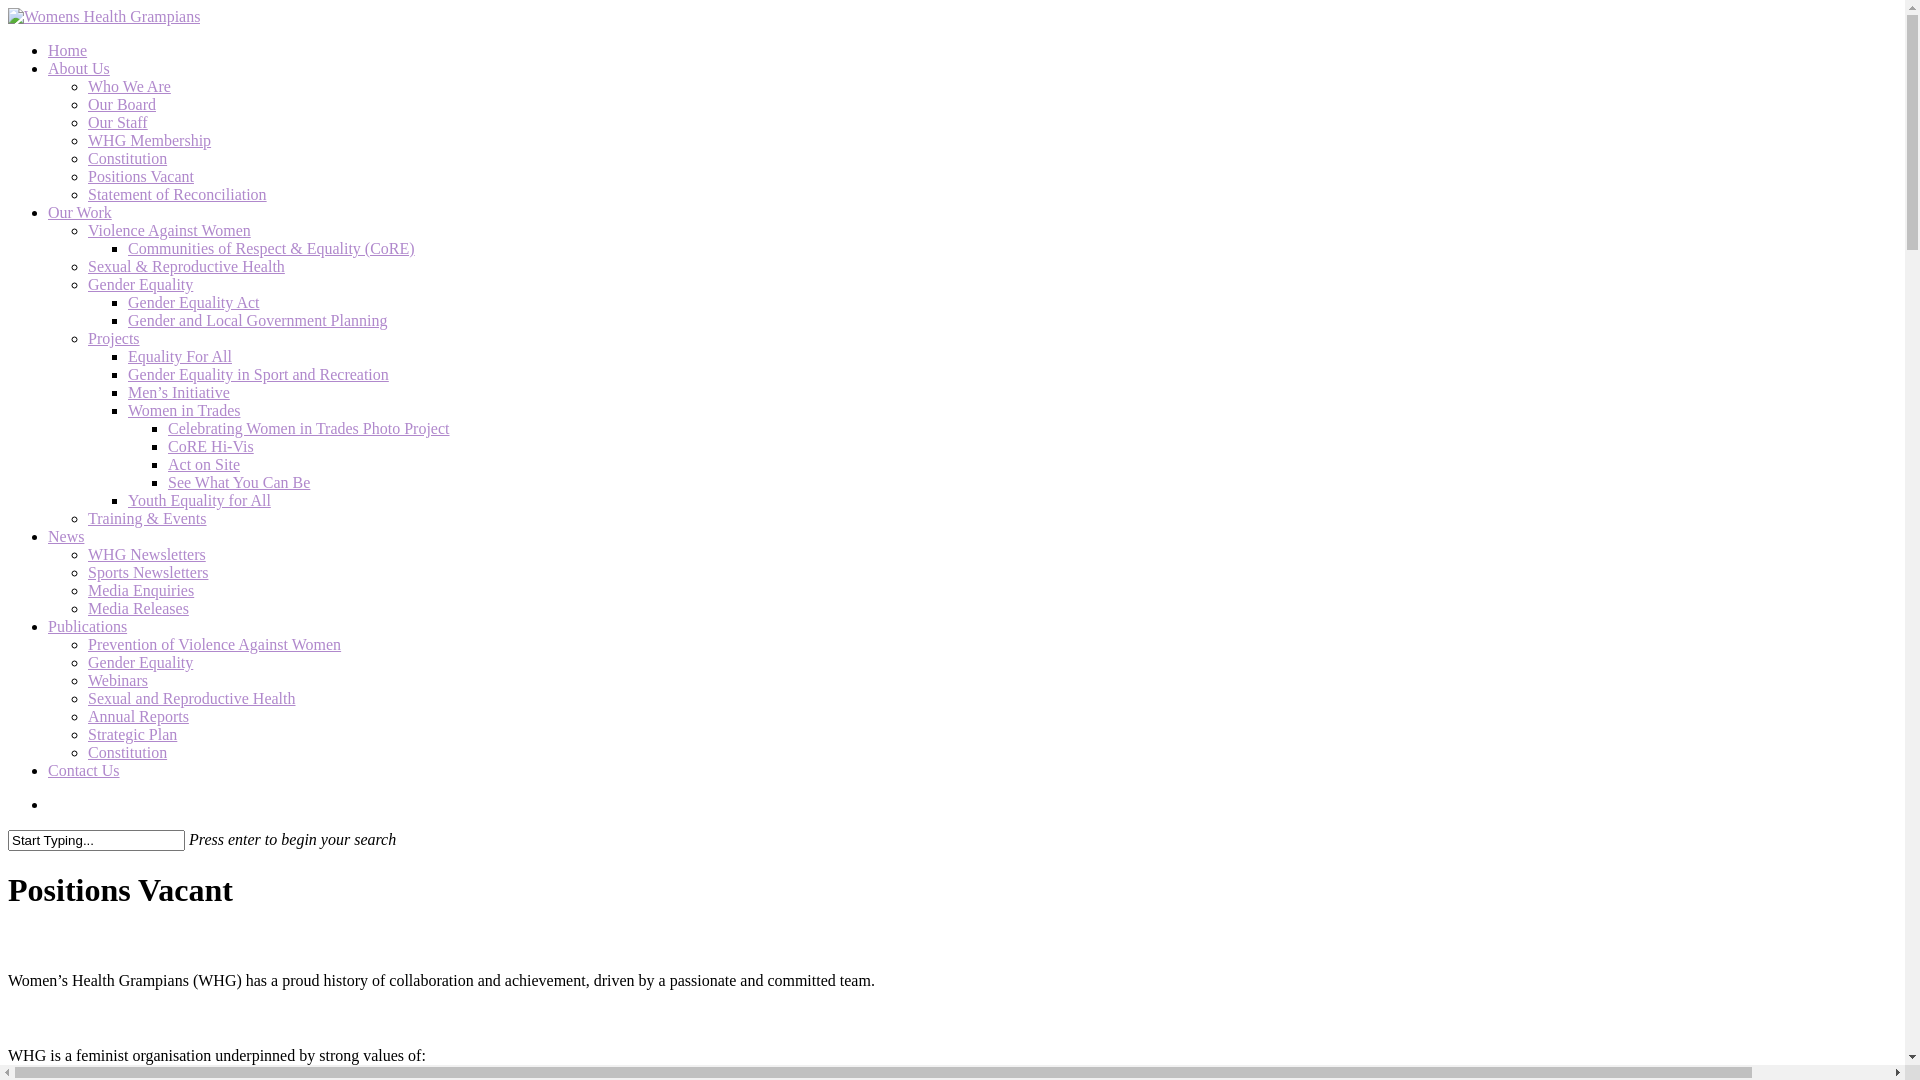 The width and height of the screenshot is (1920, 1080). Describe the element at coordinates (192, 697) in the screenshot. I see `'Sexual and Reproductive Health'` at that location.